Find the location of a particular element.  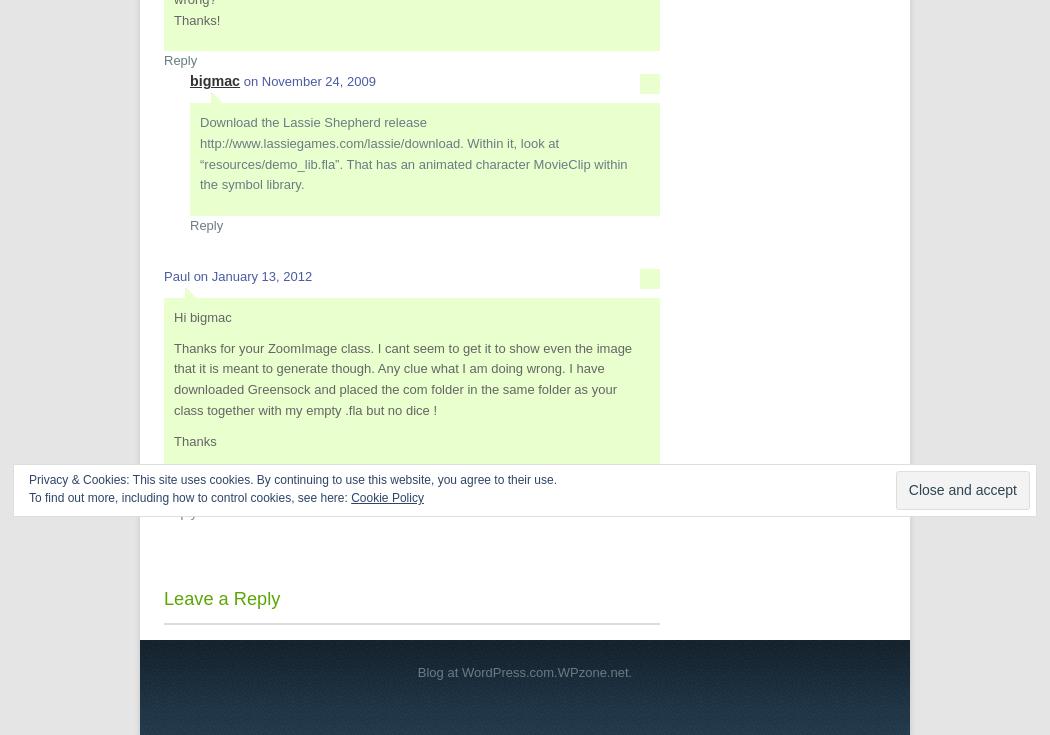

'Leave a Reply' is located at coordinates (220, 599).